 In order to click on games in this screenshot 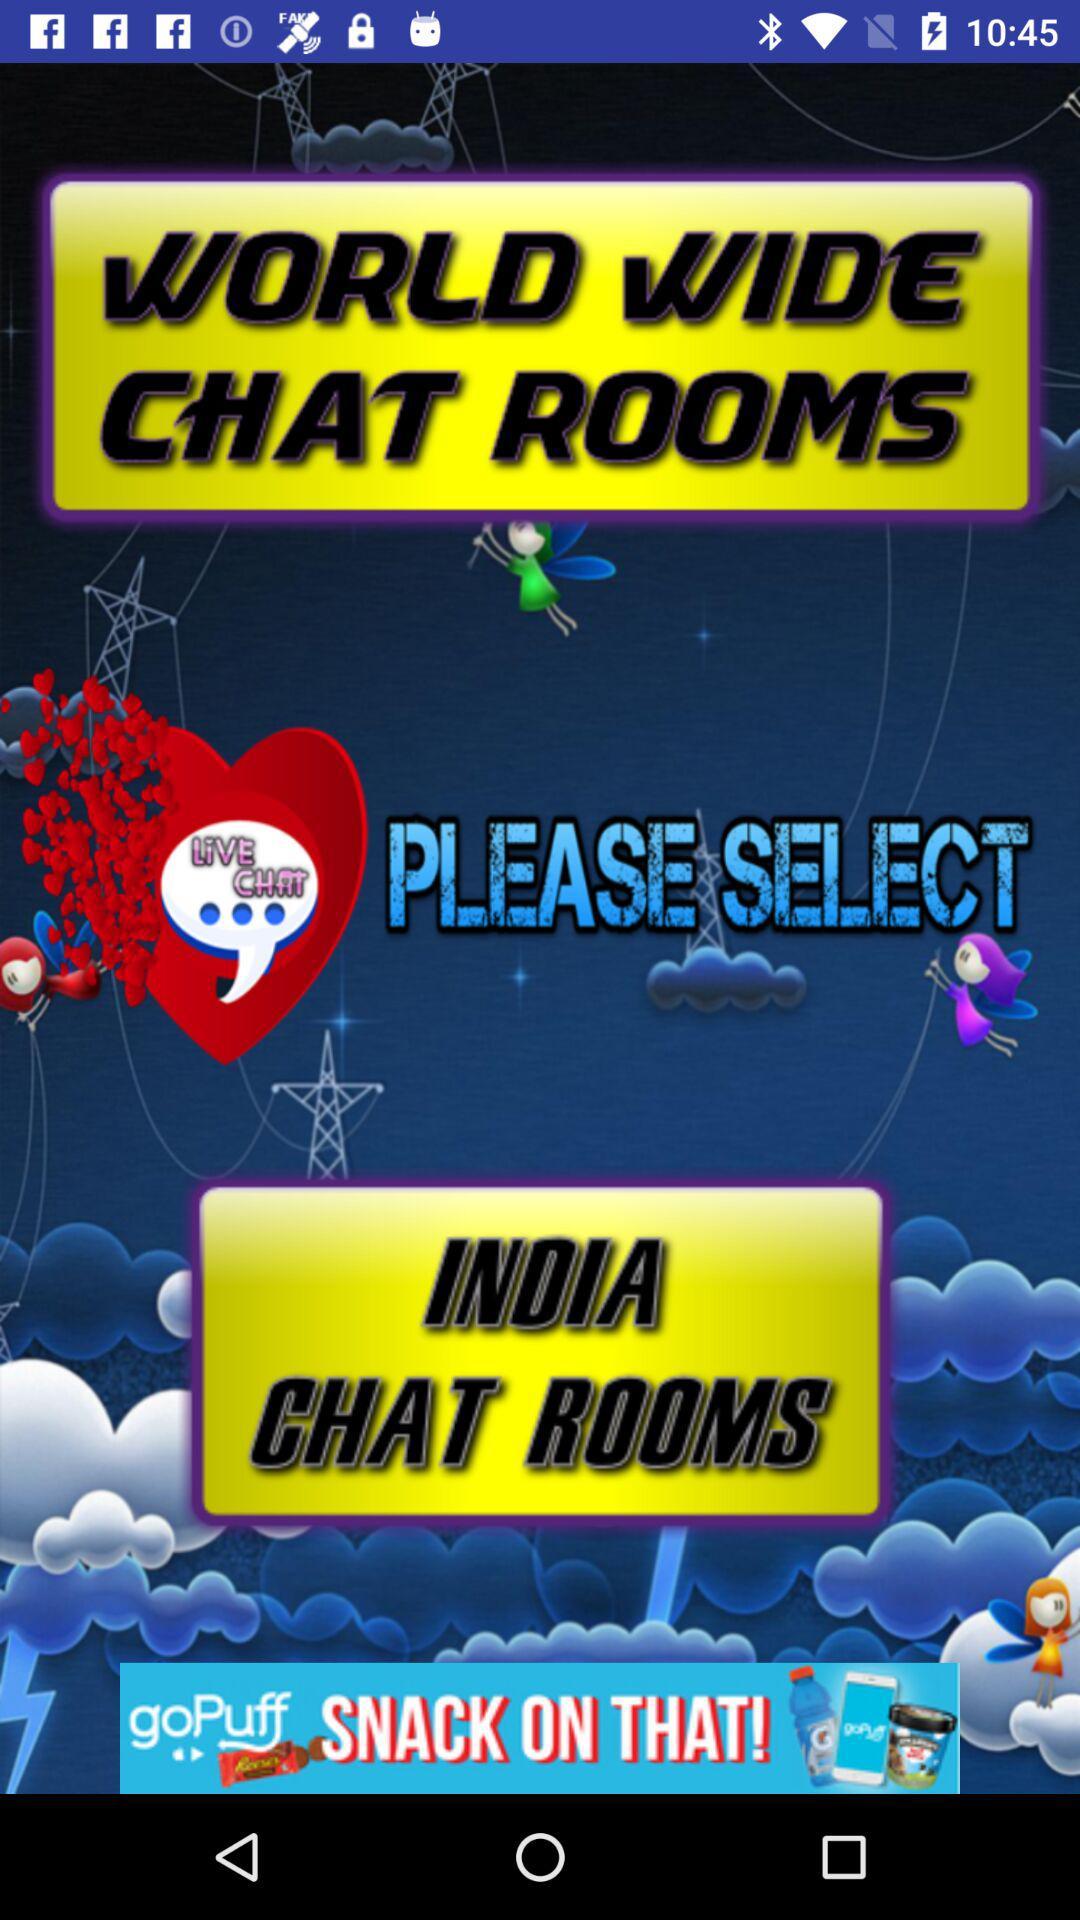, I will do `click(540, 1727)`.